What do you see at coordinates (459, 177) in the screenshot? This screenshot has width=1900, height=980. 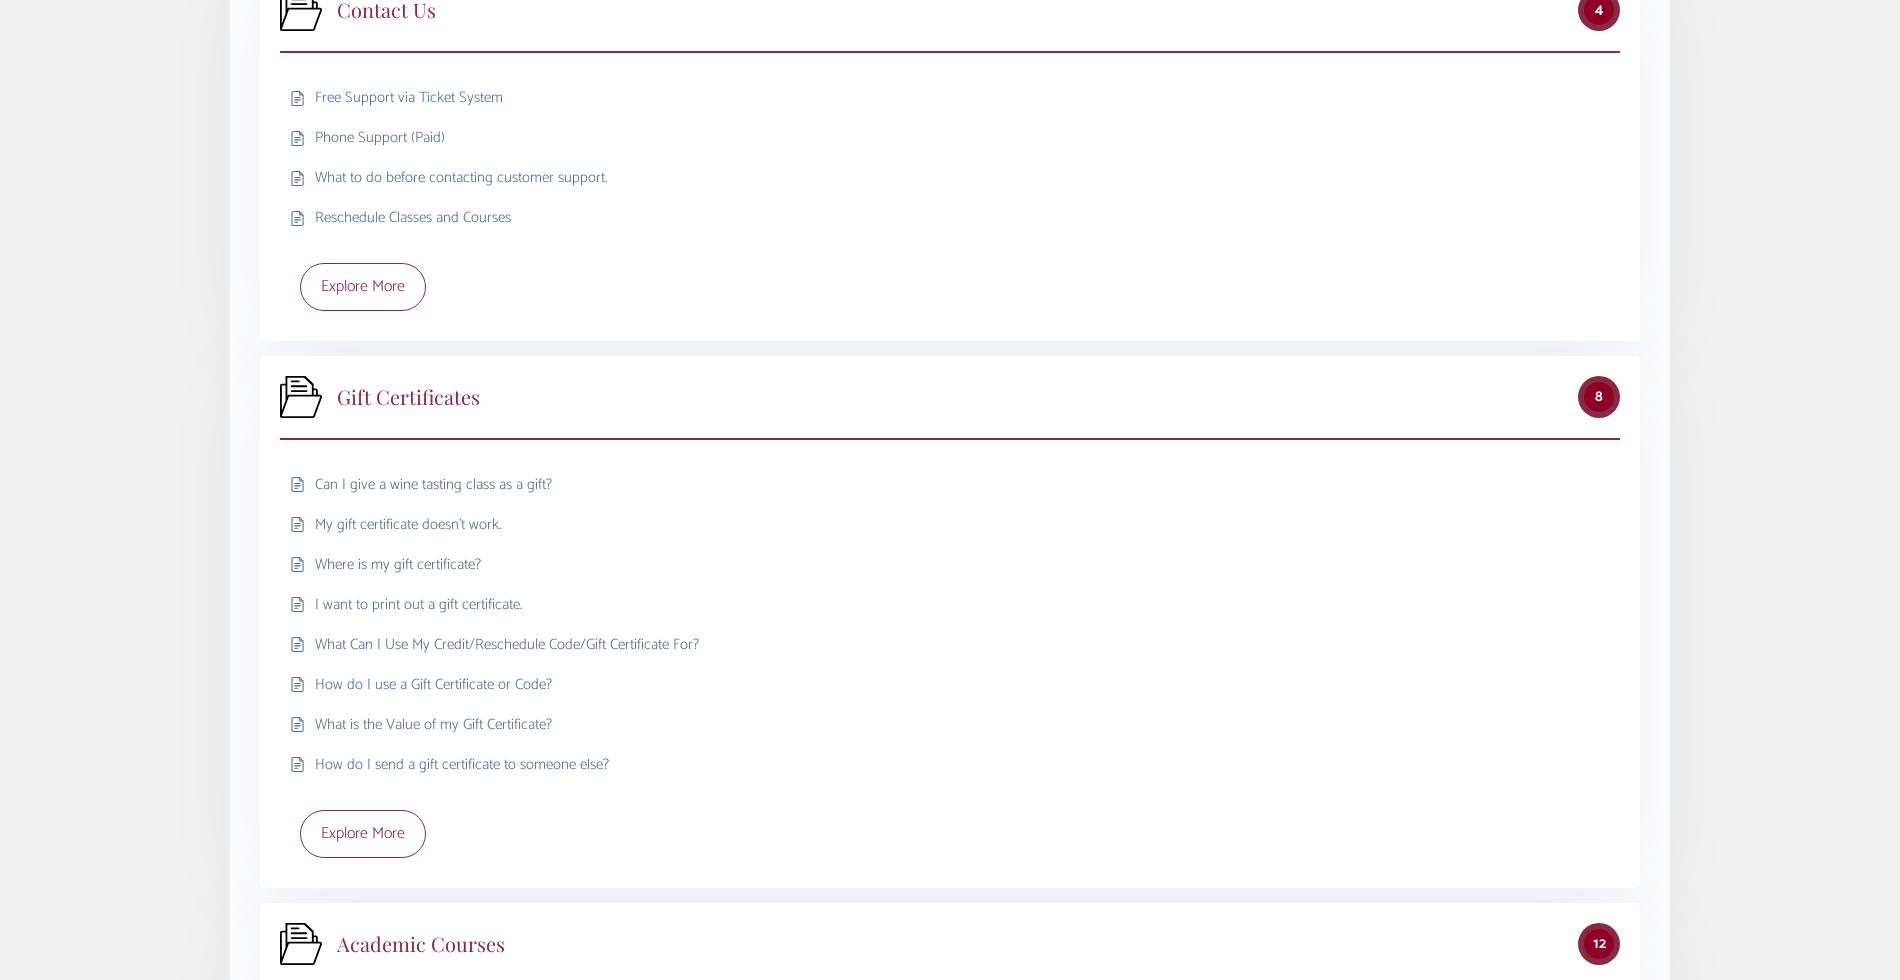 I see `'What to do before contacting customer support.'` at bounding box center [459, 177].